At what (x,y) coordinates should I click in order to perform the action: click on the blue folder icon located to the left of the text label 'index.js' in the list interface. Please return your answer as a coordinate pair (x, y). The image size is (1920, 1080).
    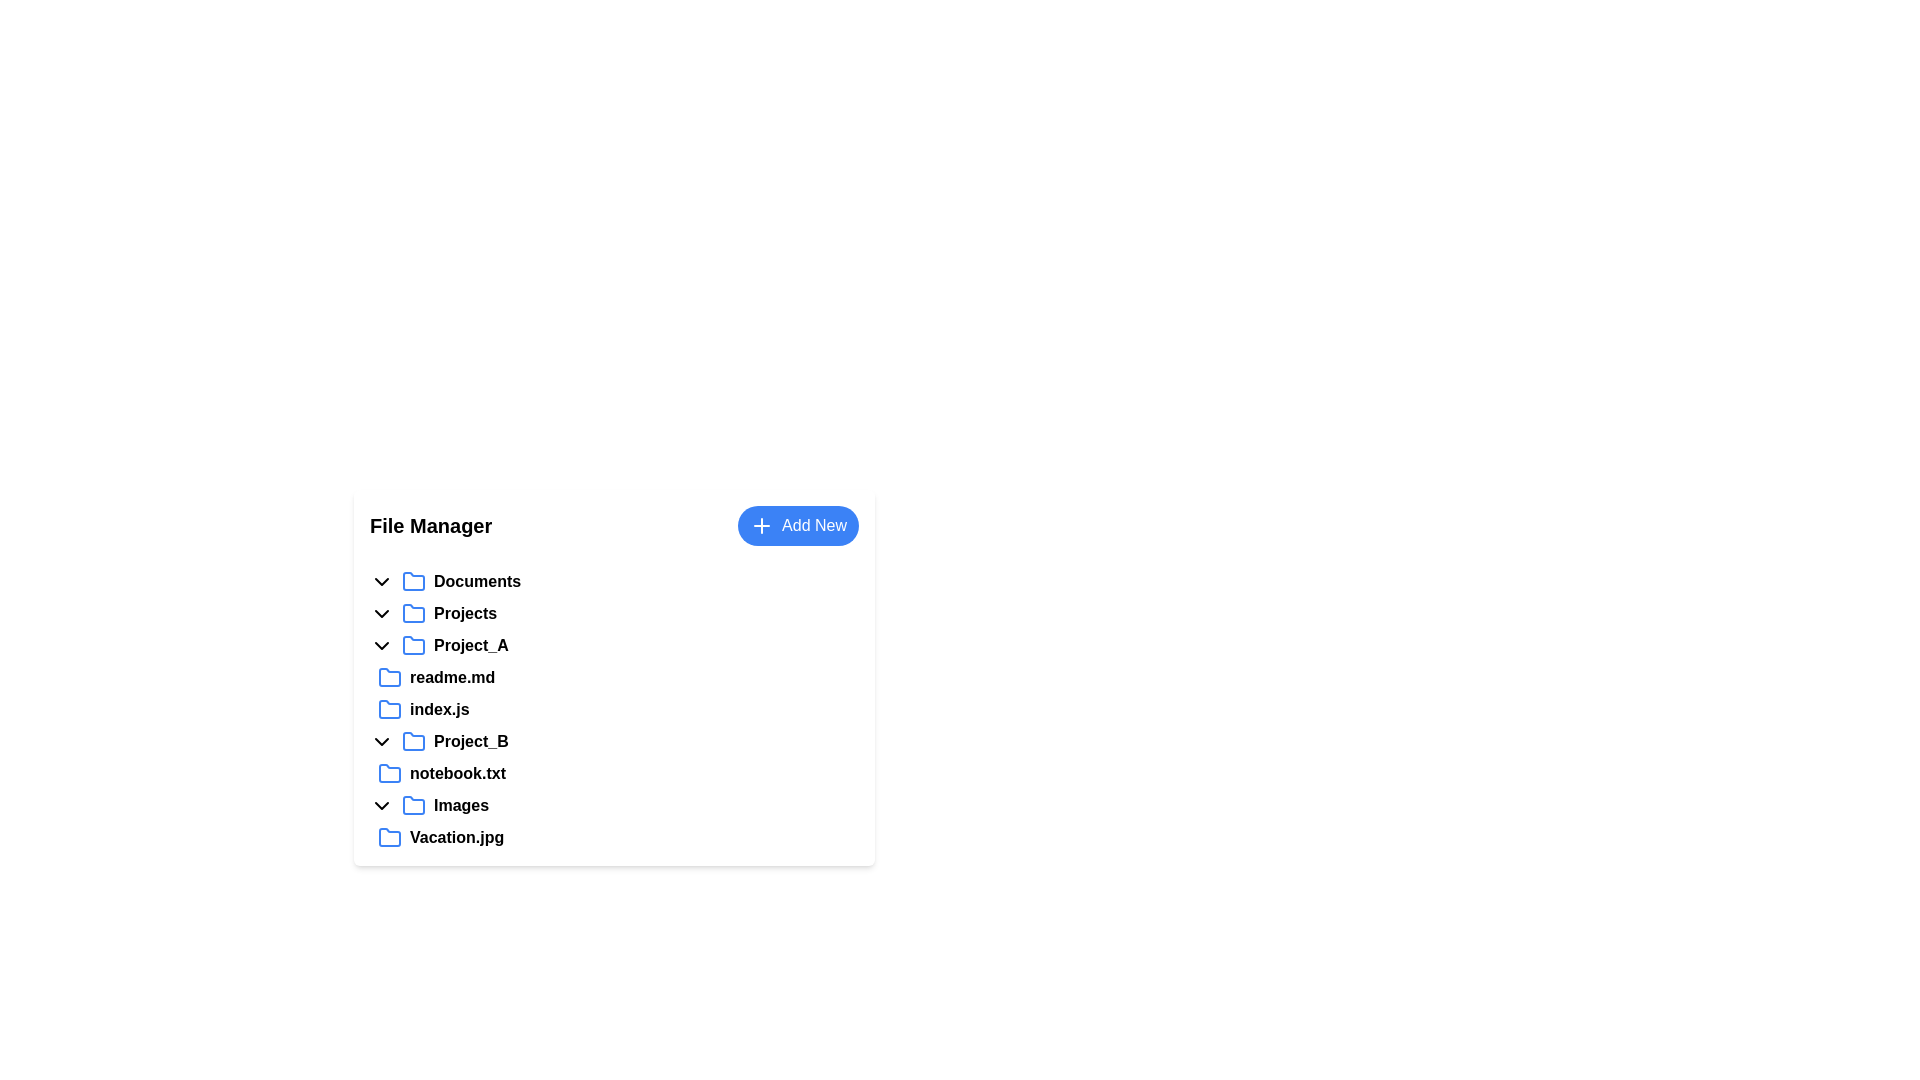
    Looking at the image, I should click on (389, 708).